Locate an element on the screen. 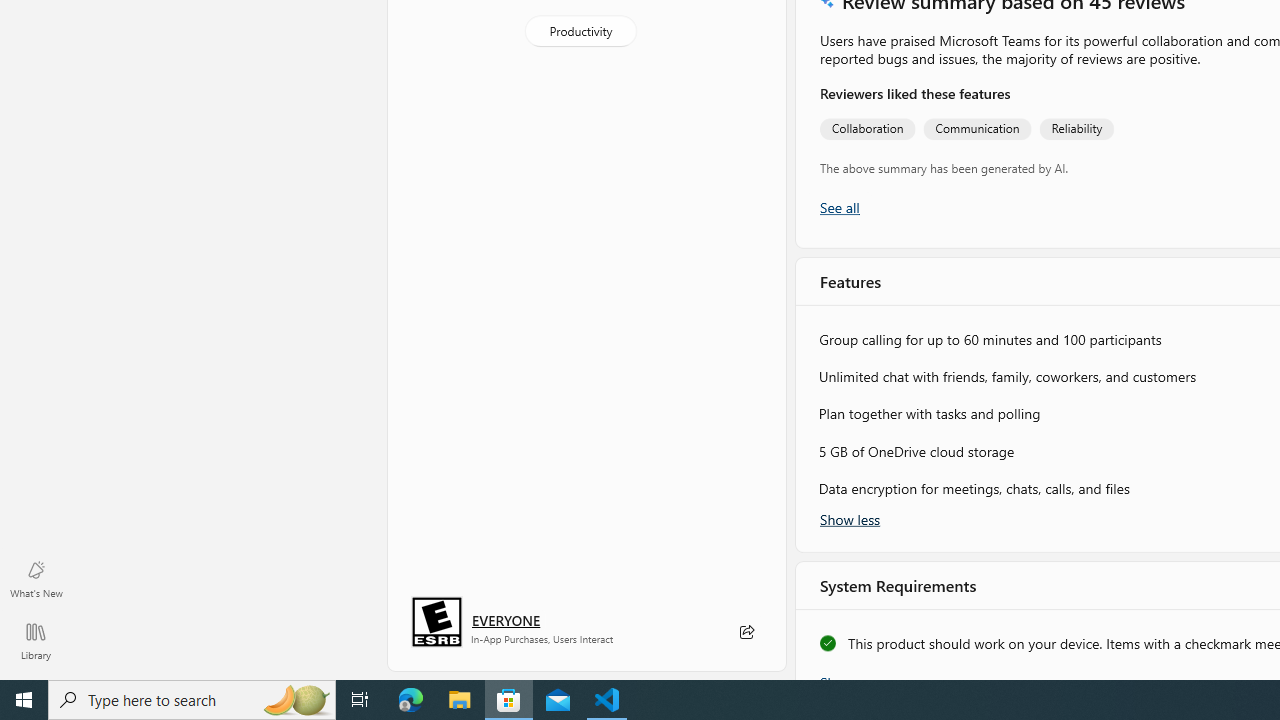 Image resolution: width=1280 pixels, height=720 pixels. 'What' is located at coordinates (35, 578).